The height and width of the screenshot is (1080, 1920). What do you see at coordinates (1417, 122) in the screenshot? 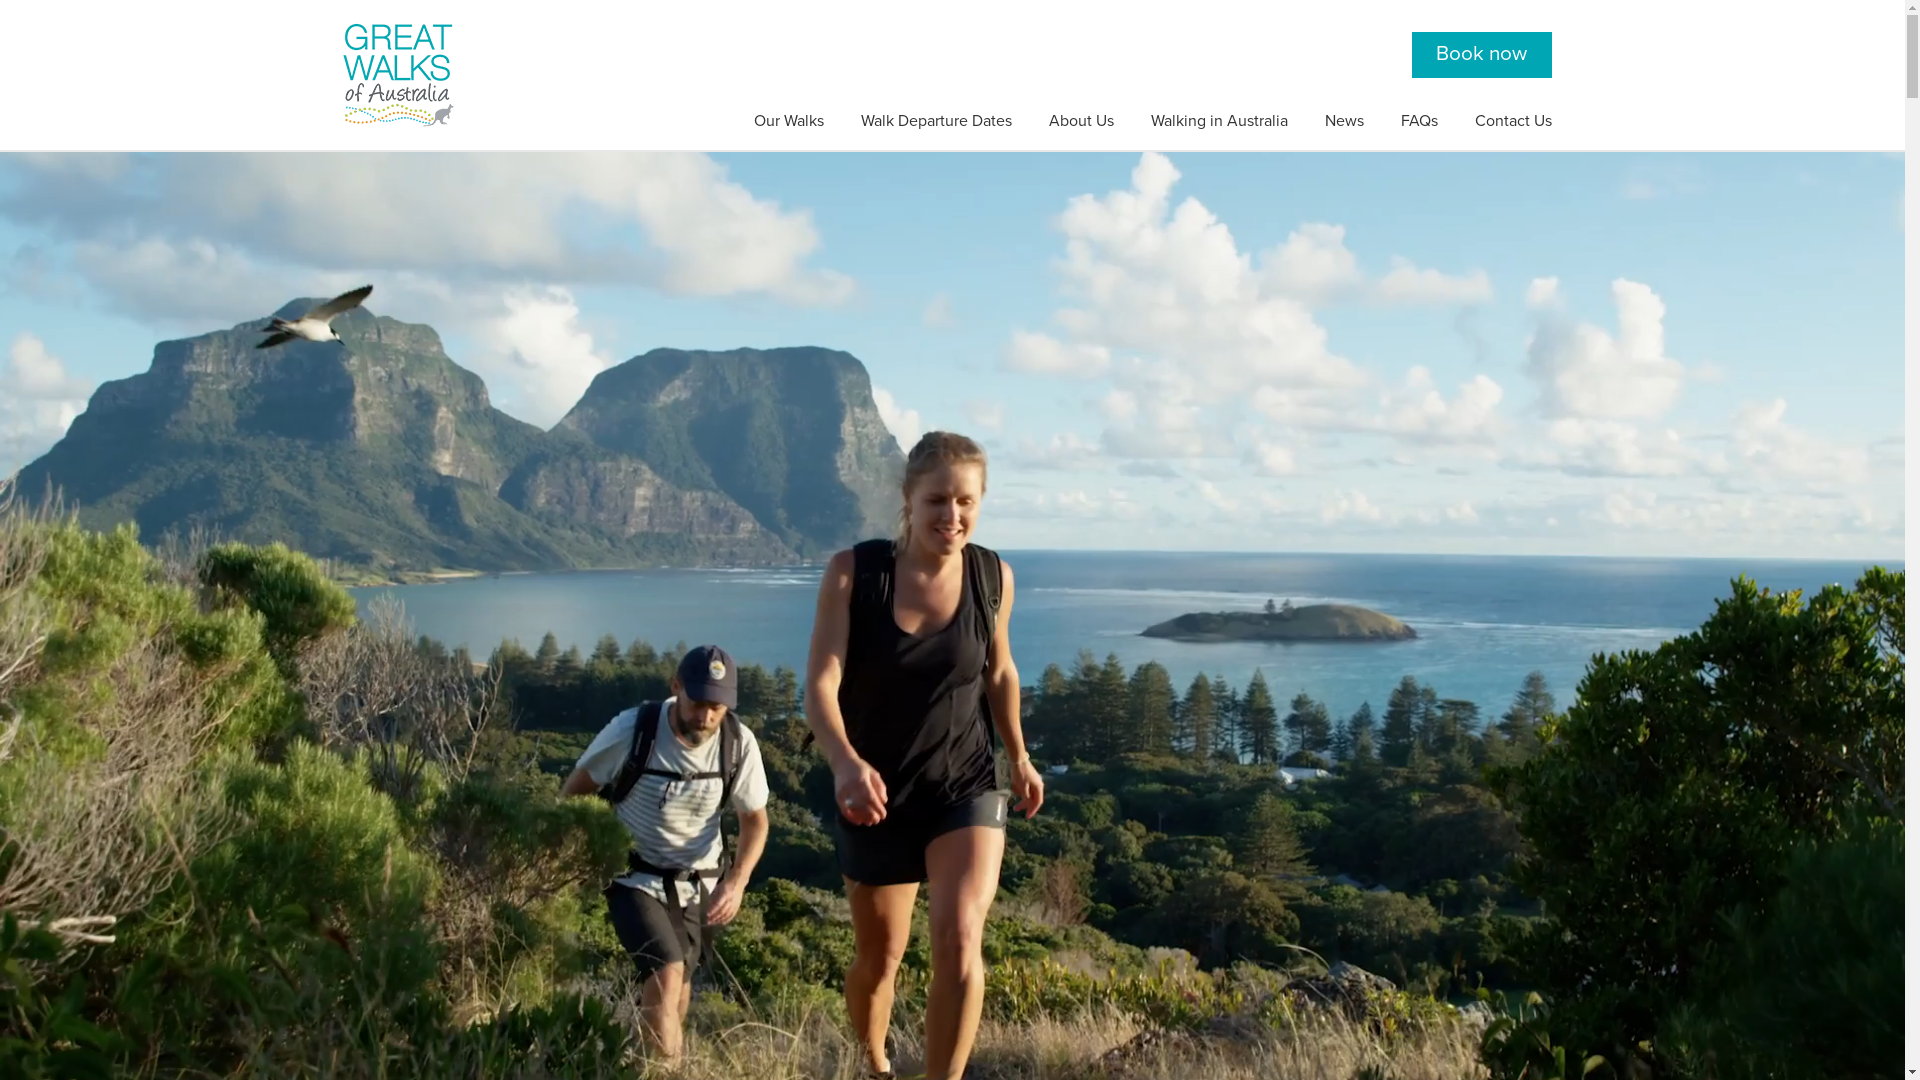
I see `'FAQs'` at bounding box center [1417, 122].